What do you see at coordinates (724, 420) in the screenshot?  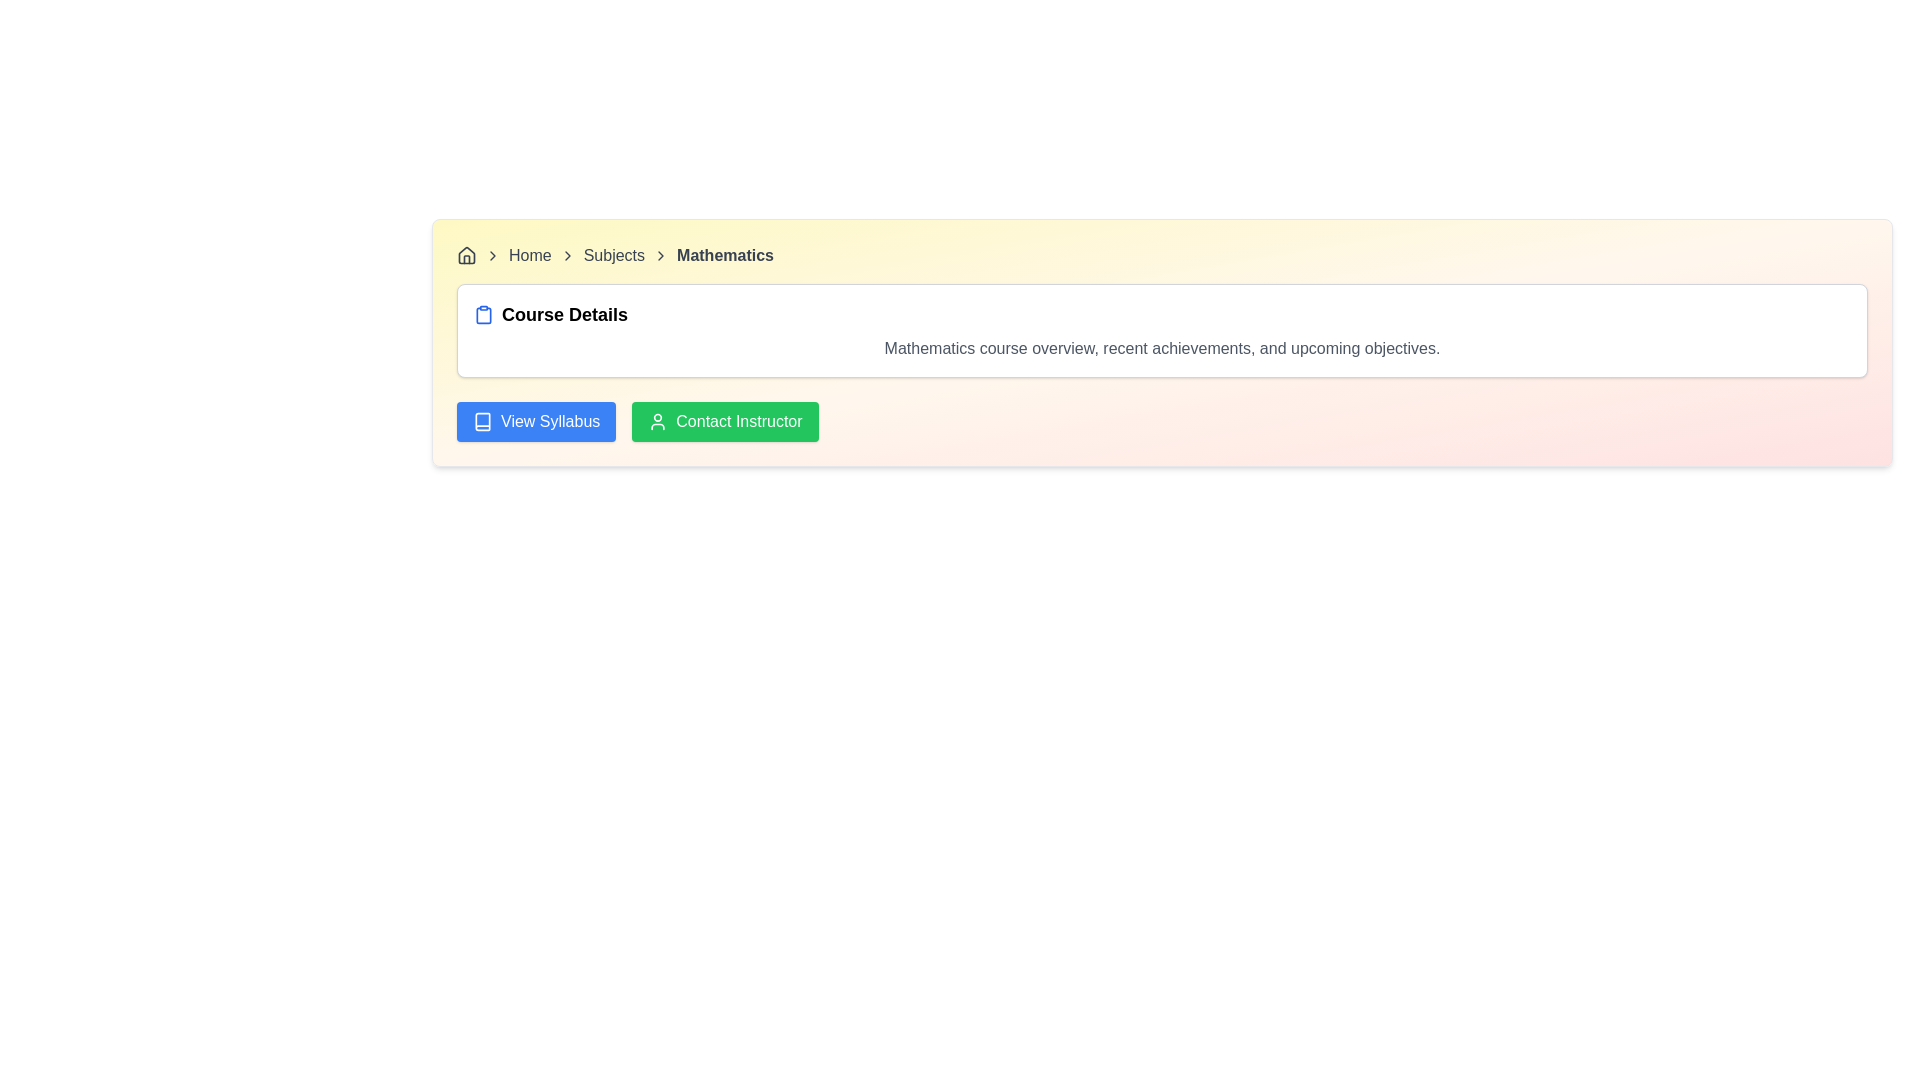 I see `the 'Contact Instructor' button, which is the second button in a horizontal group located at the bottom center of the panel` at bounding box center [724, 420].